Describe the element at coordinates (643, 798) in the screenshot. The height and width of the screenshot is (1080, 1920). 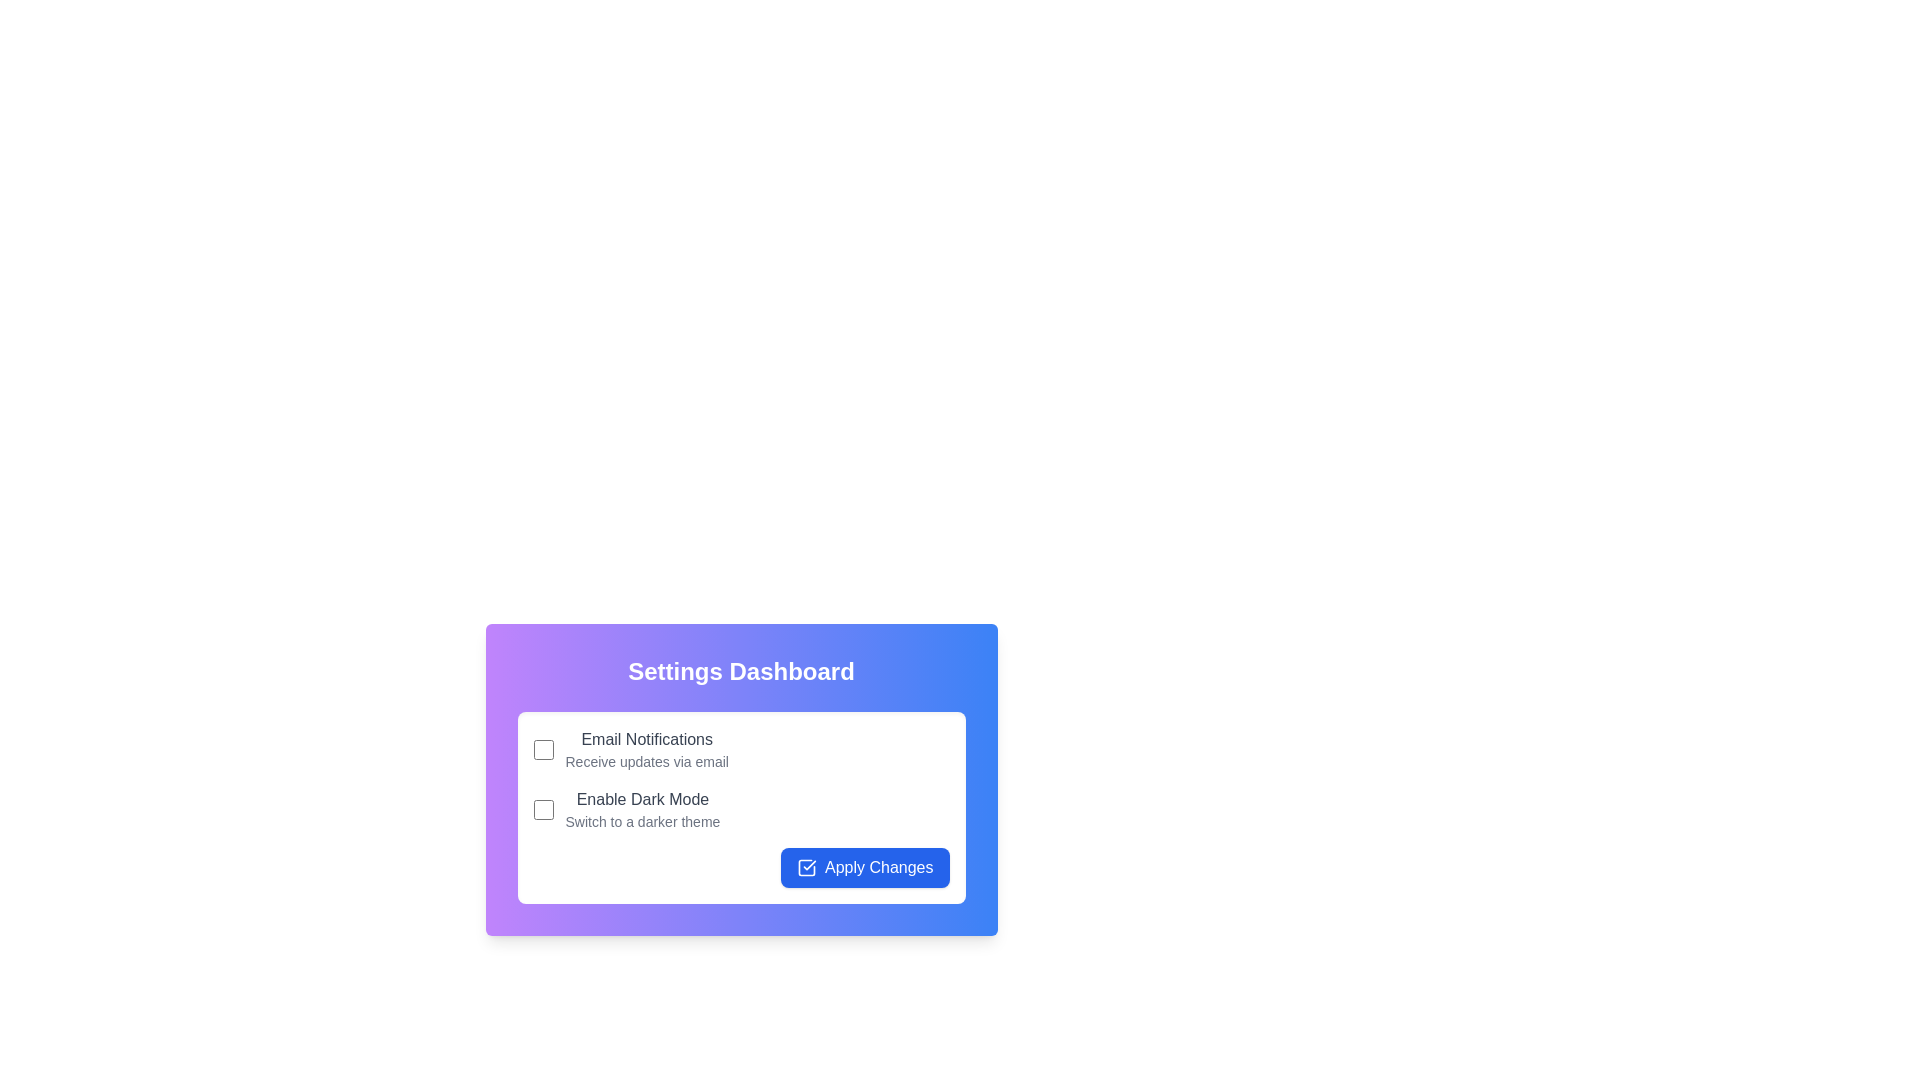
I see `the 'Enable Dark Mode' label text element, which is styled with a medium font weight and is located in the settings interface, above the sibling text 'Switch to a darker theme'` at that location.